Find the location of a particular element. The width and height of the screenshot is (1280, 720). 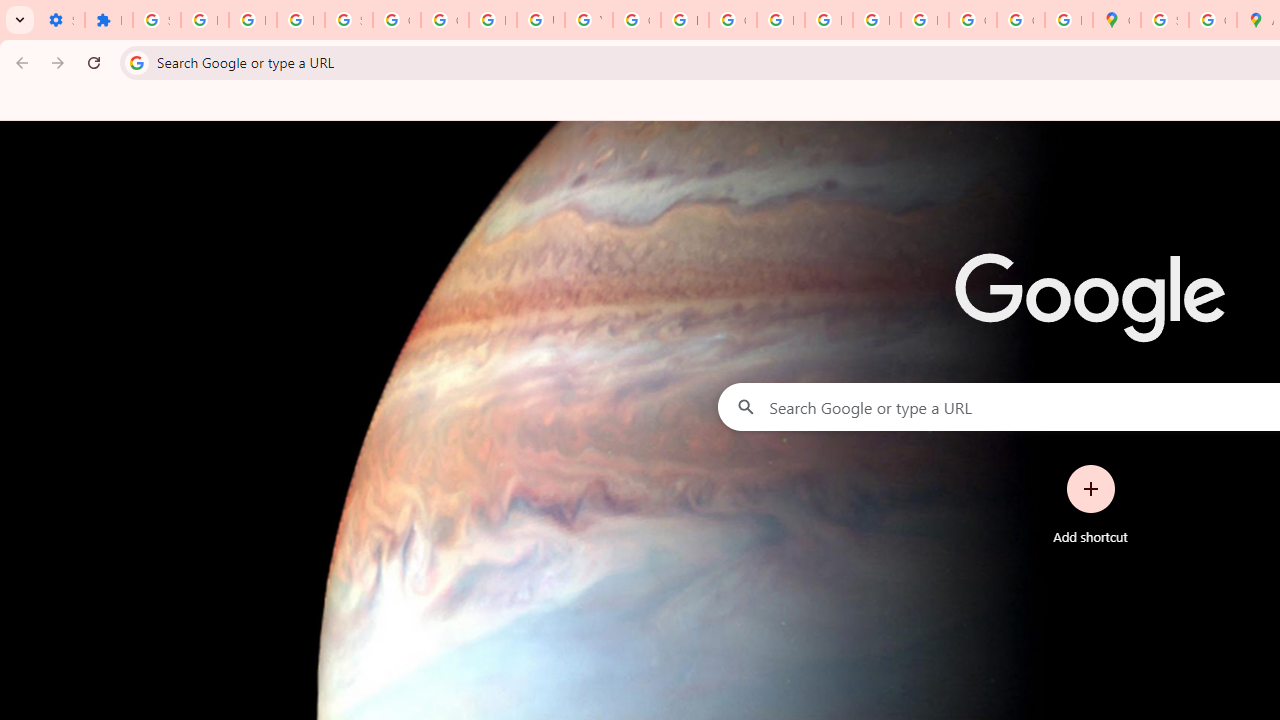

'Google Account Help' is located at coordinates (396, 20).